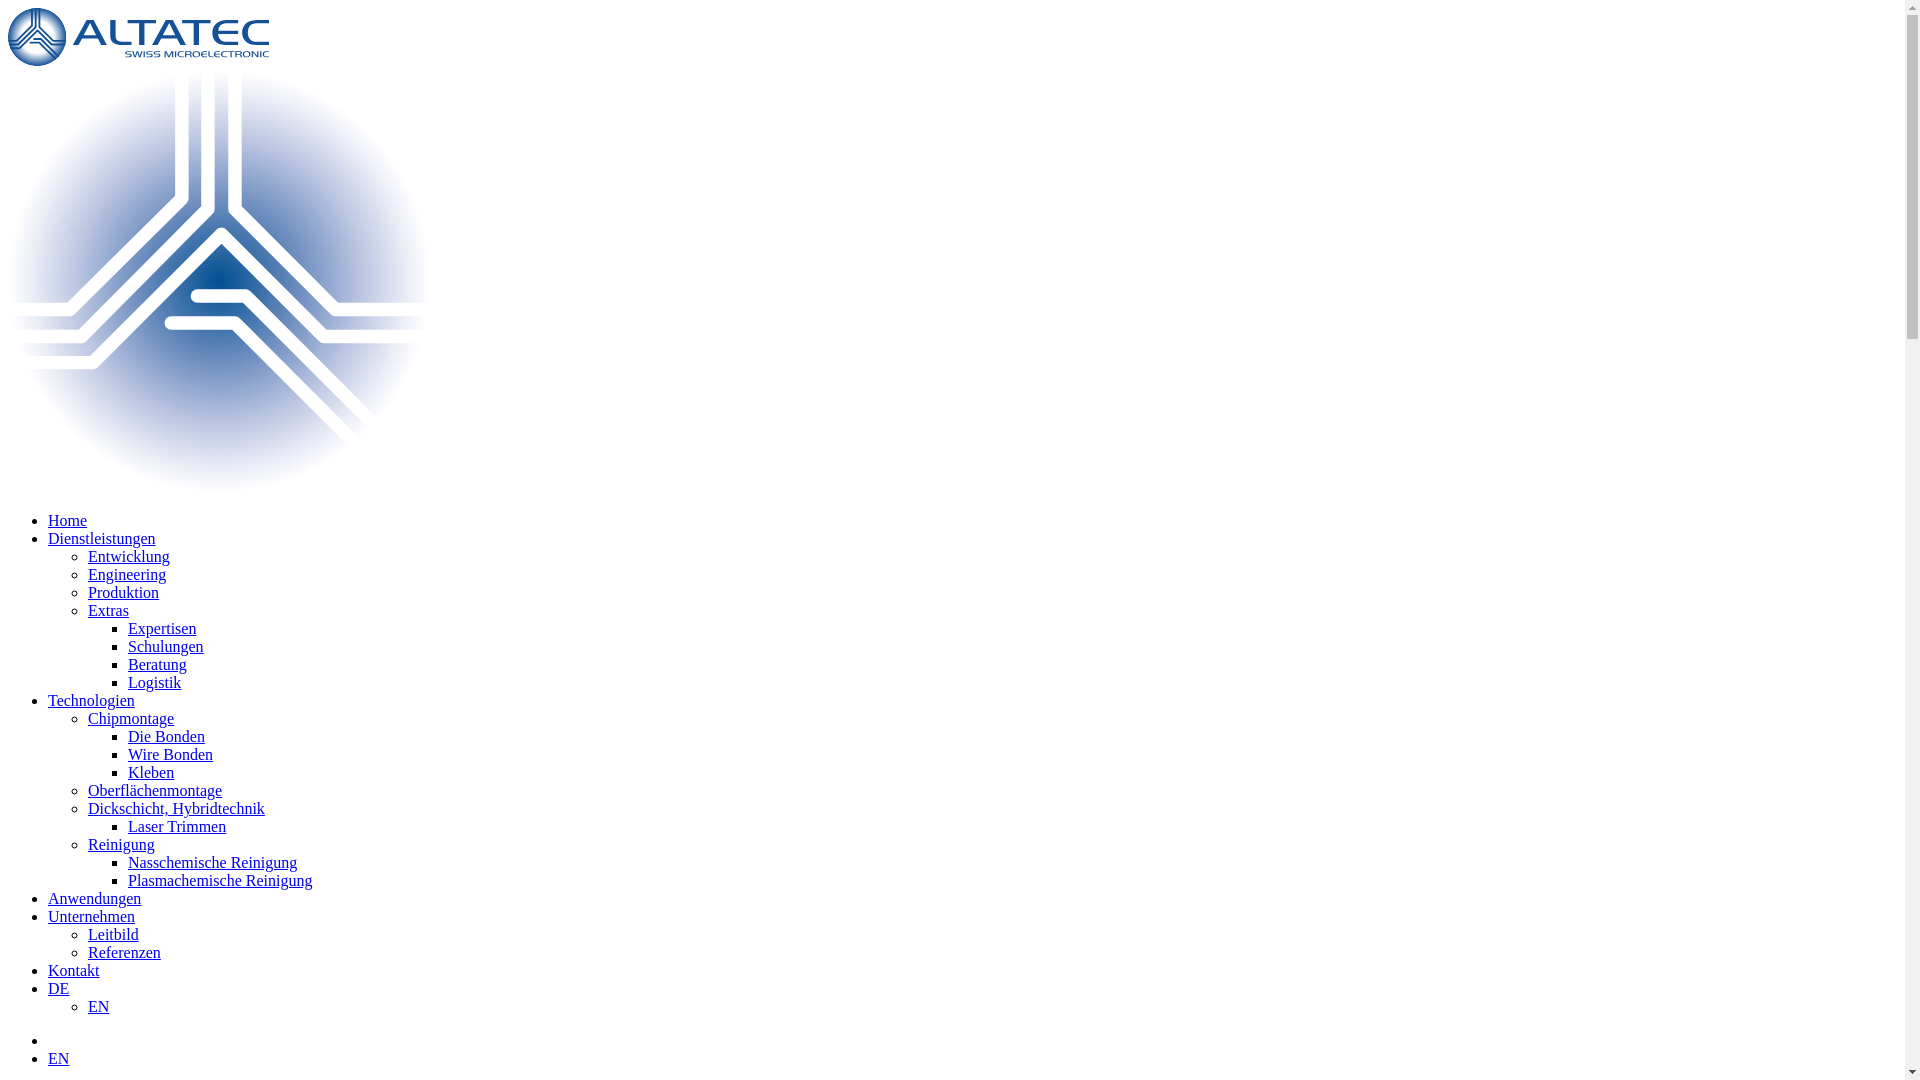 The image size is (1920, 1080). I want to click on 'Entwicklung', so click(128, 556).